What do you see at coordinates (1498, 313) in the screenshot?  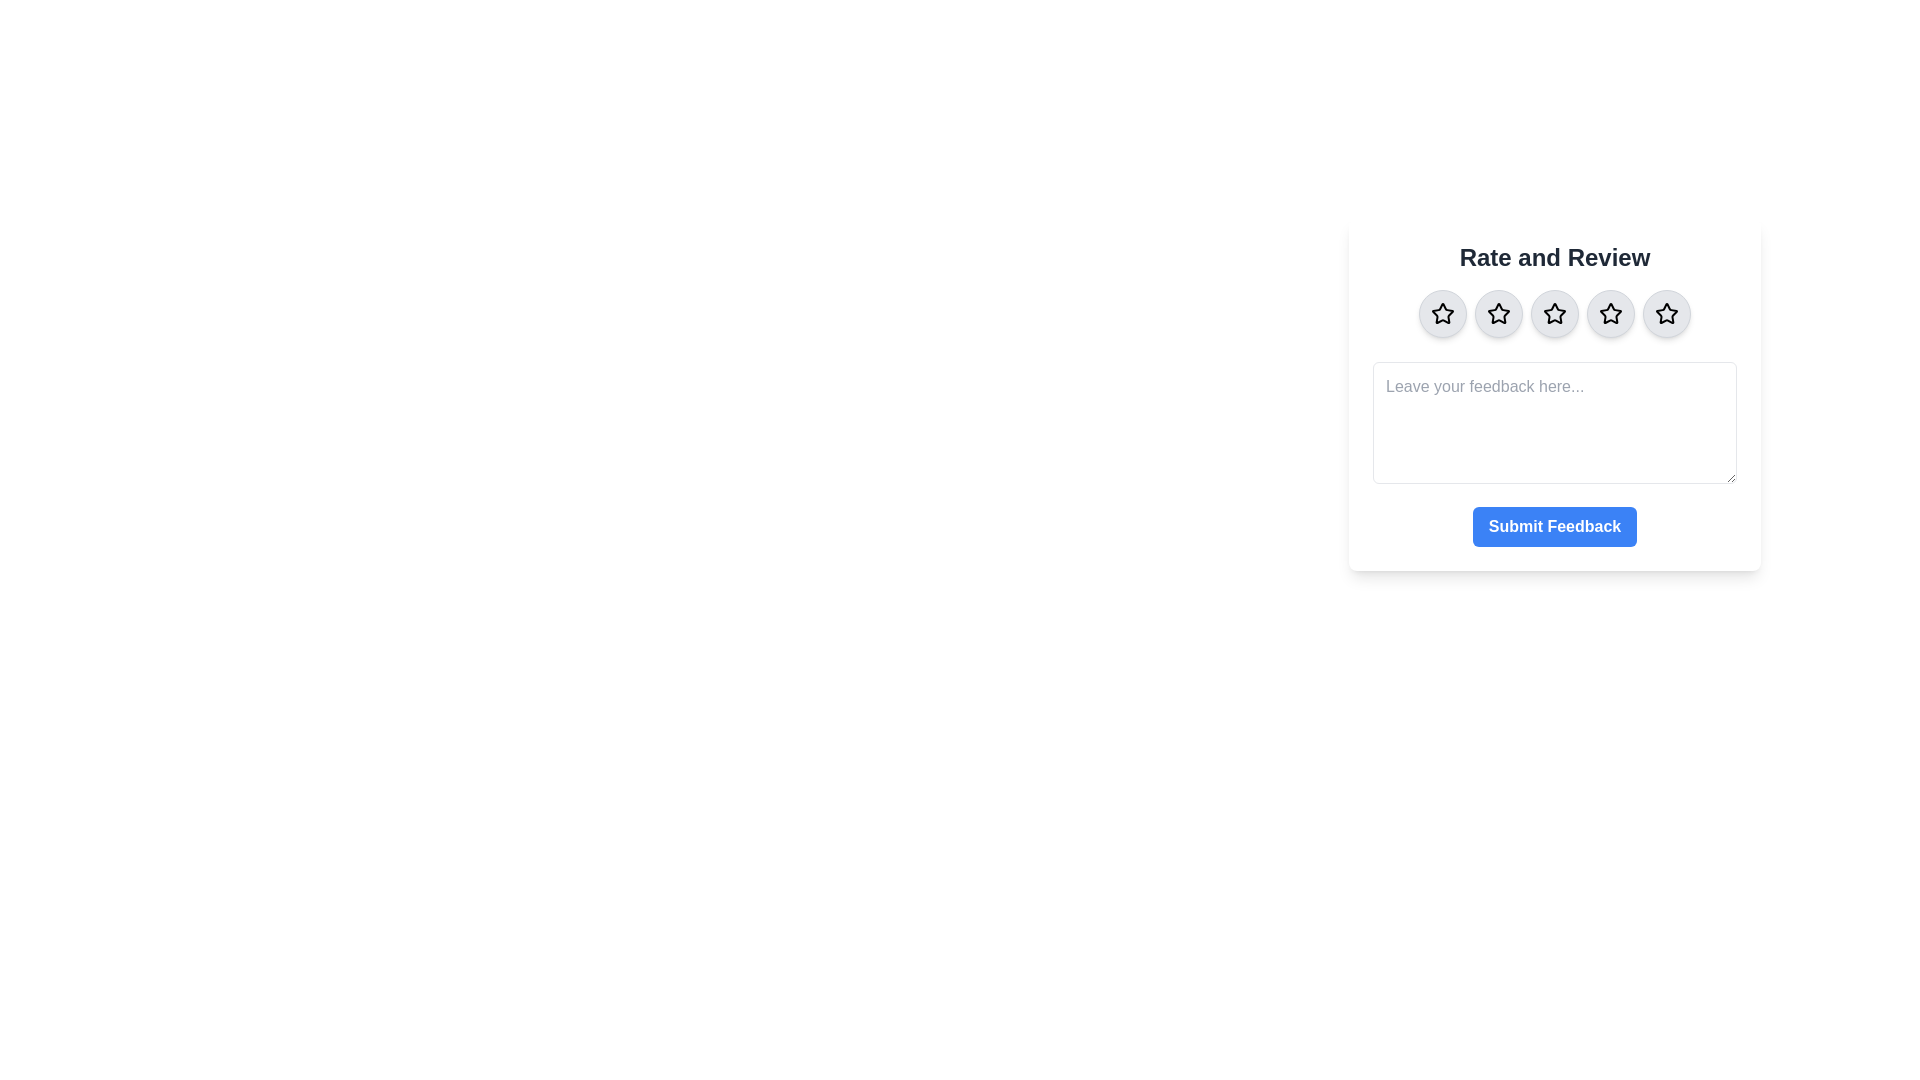 I see `the rating button represented by a star icon` at bounding box center [1498, 313].